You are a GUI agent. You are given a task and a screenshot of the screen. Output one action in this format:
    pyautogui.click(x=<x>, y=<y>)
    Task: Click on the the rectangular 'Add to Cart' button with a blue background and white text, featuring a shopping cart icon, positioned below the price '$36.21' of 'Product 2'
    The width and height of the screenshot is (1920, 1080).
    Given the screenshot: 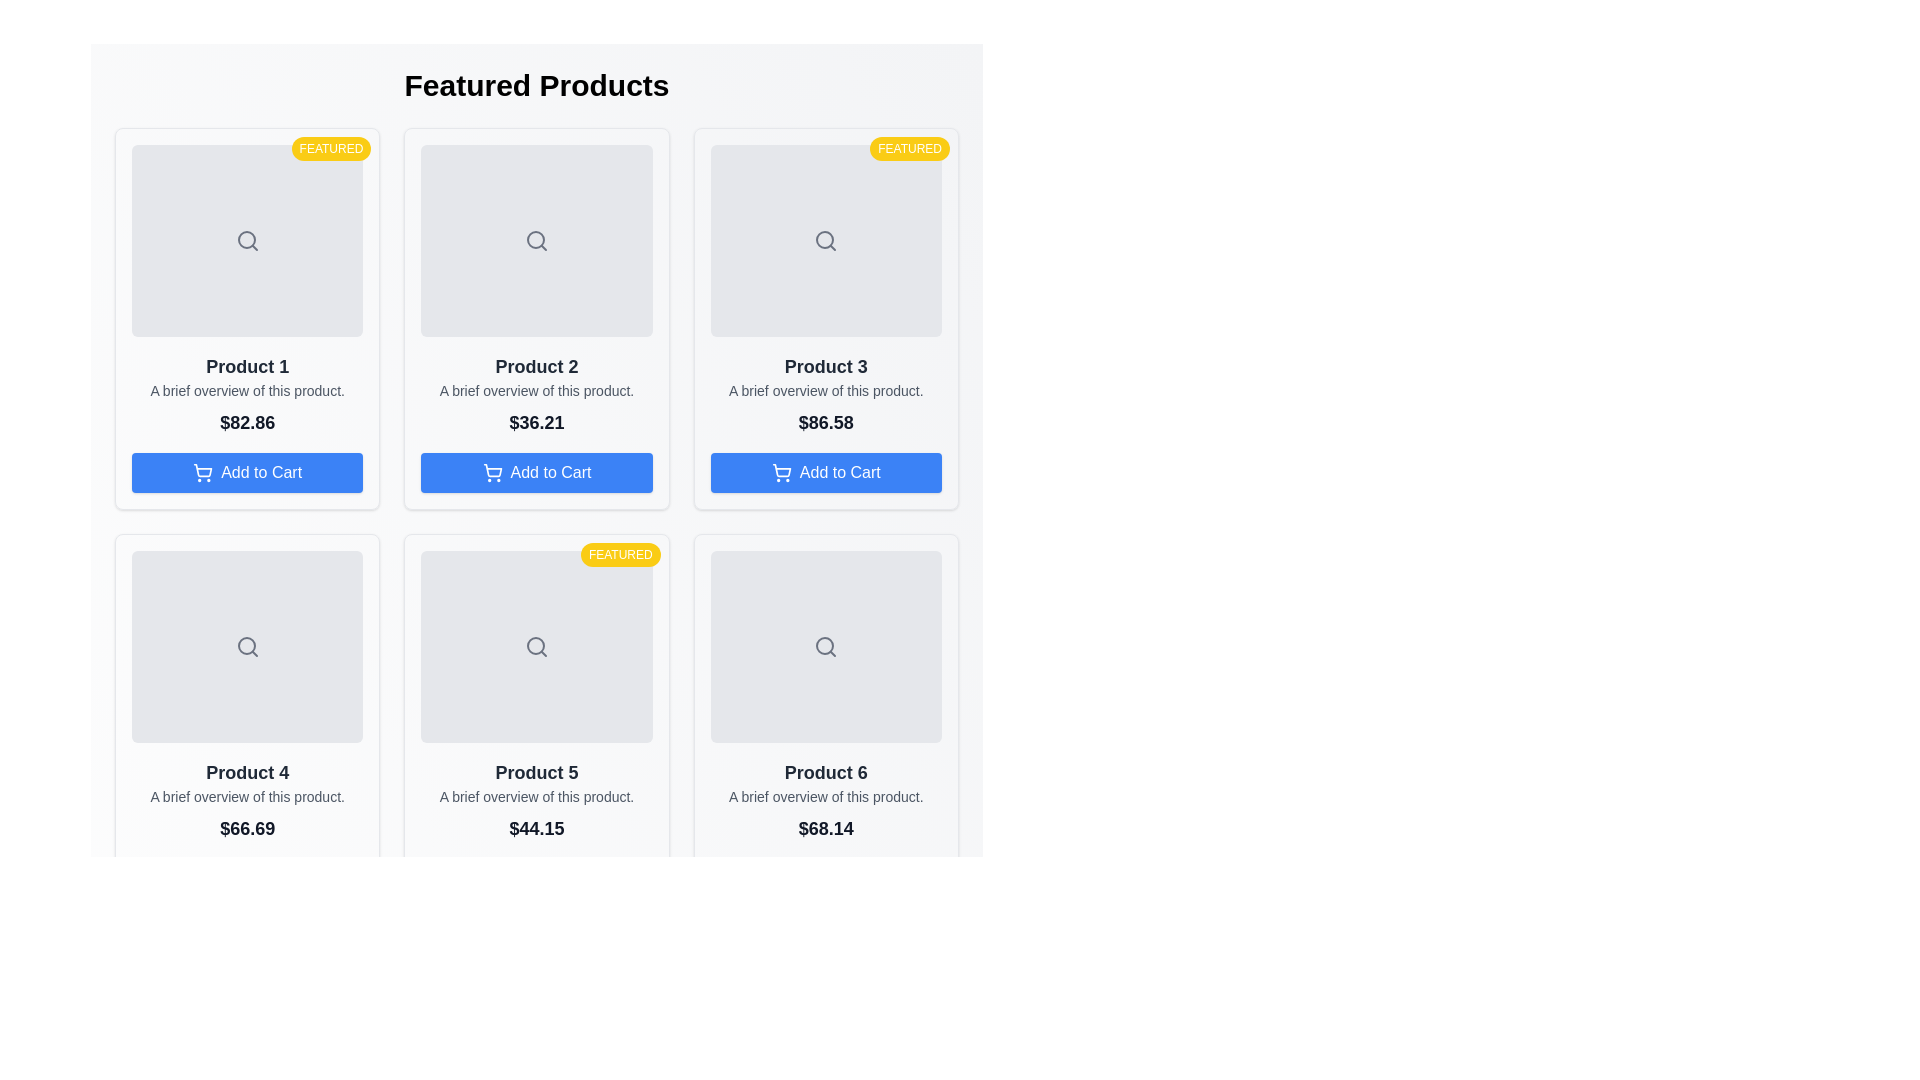 What is the action you would take?
    pyautogui.click(x=537, y=473)
    